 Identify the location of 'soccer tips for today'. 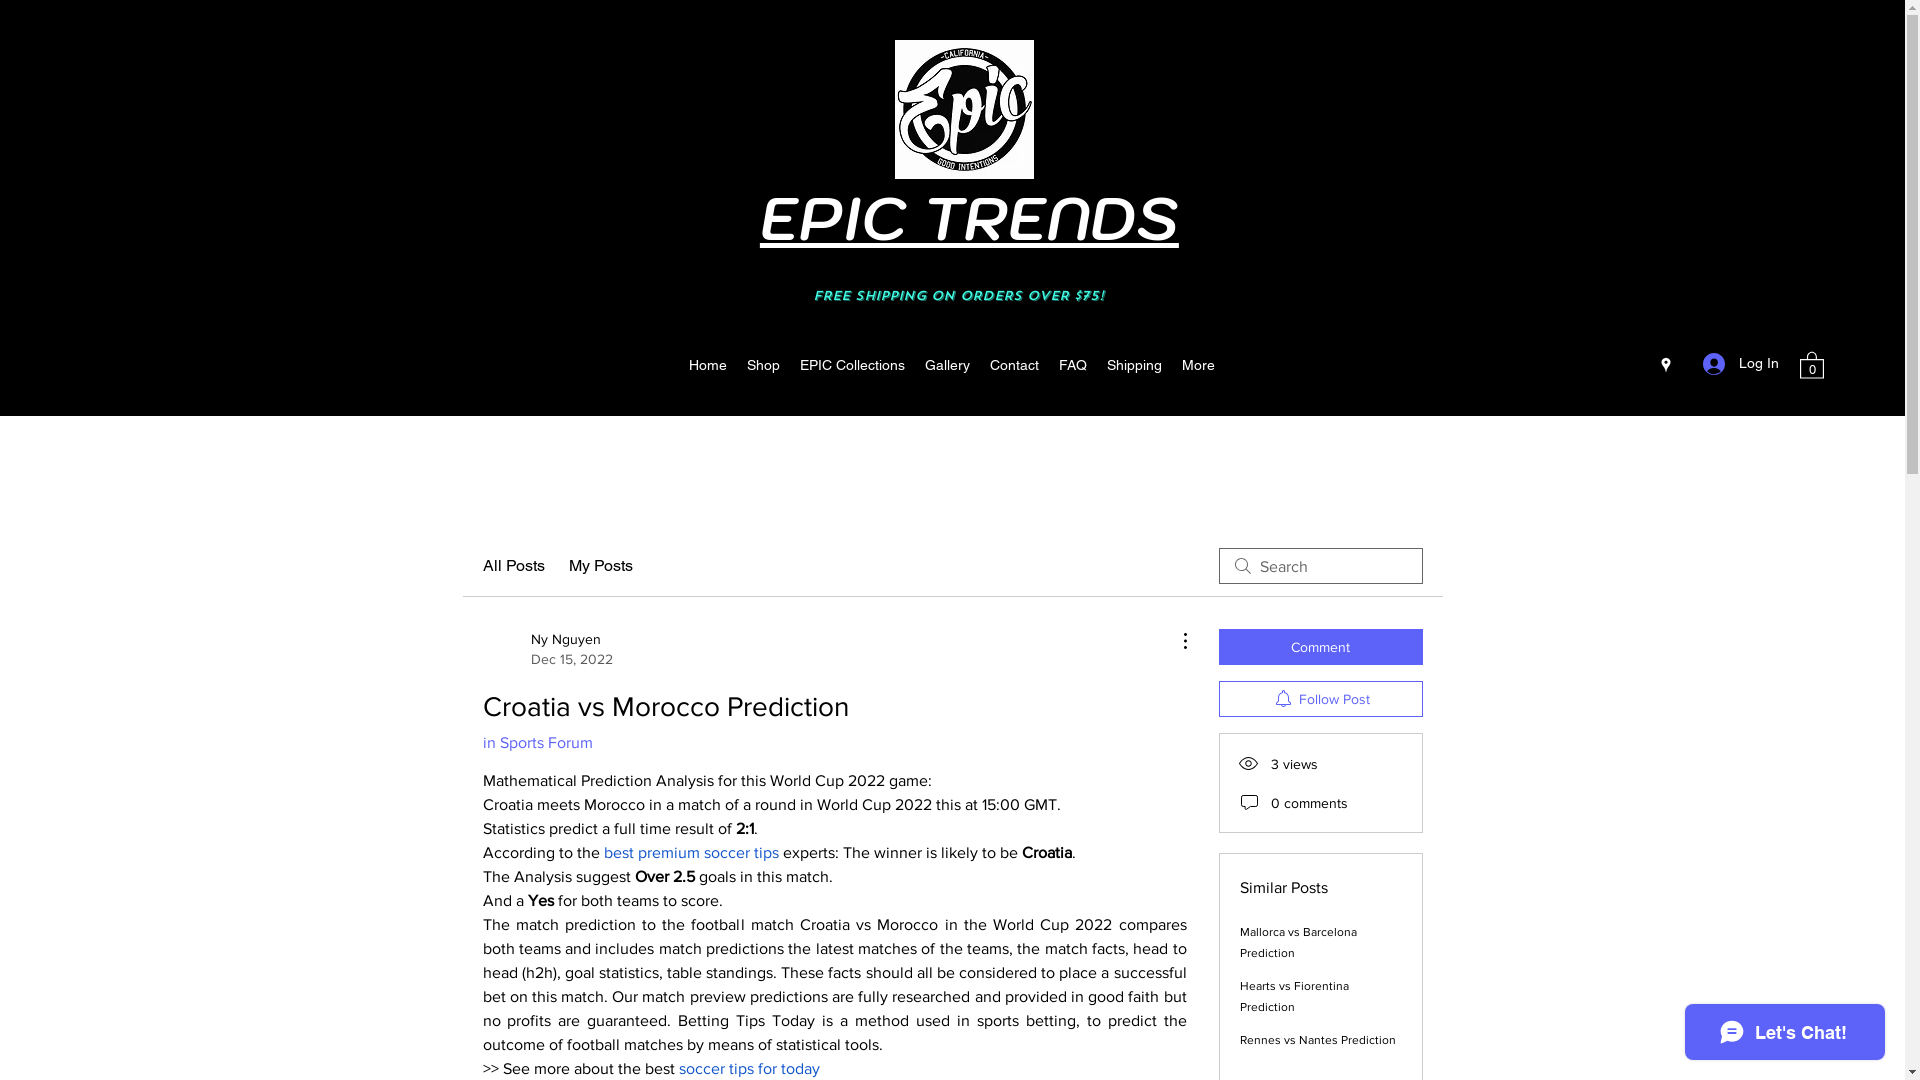
(677, 1067).